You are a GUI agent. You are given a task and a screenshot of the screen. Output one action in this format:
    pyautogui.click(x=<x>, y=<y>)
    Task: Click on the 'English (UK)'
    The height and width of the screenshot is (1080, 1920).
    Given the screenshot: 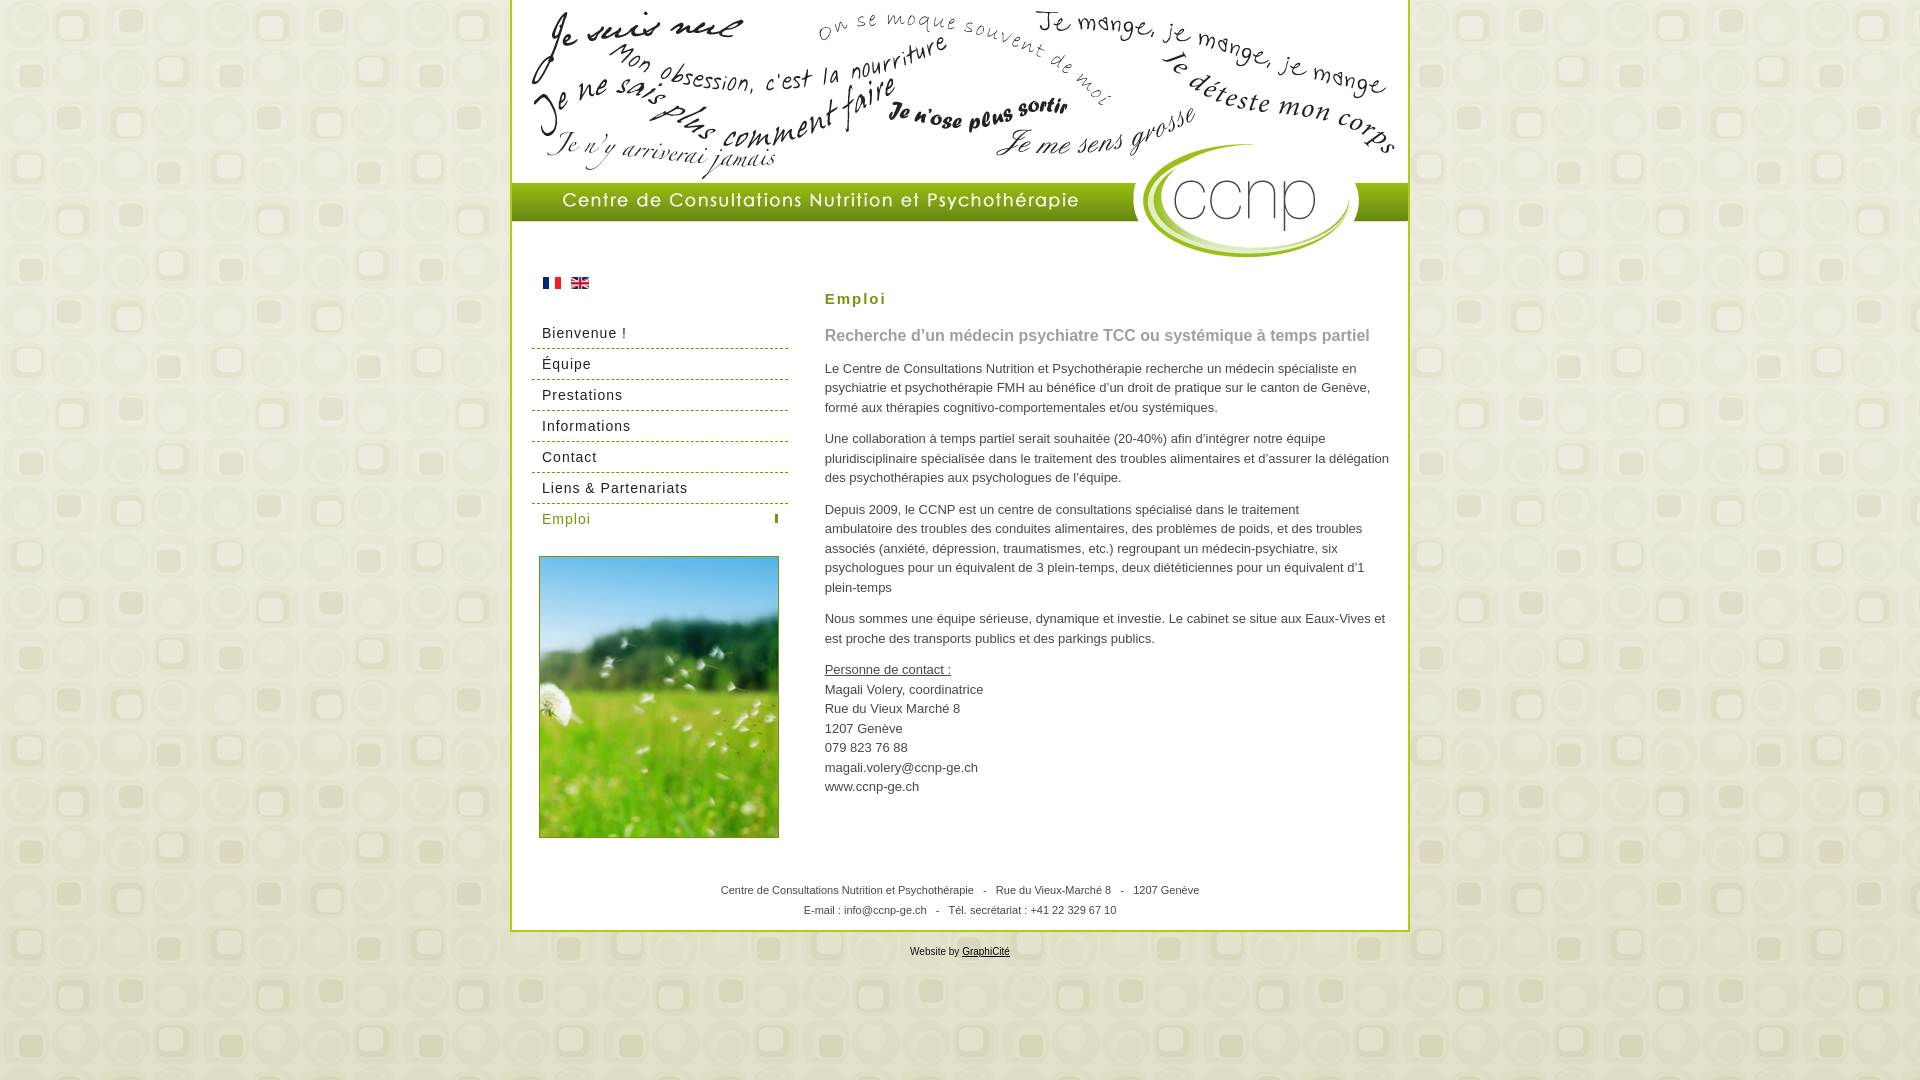 What is the action you would take?
    pyautogui.click(x=570, y=282)
    